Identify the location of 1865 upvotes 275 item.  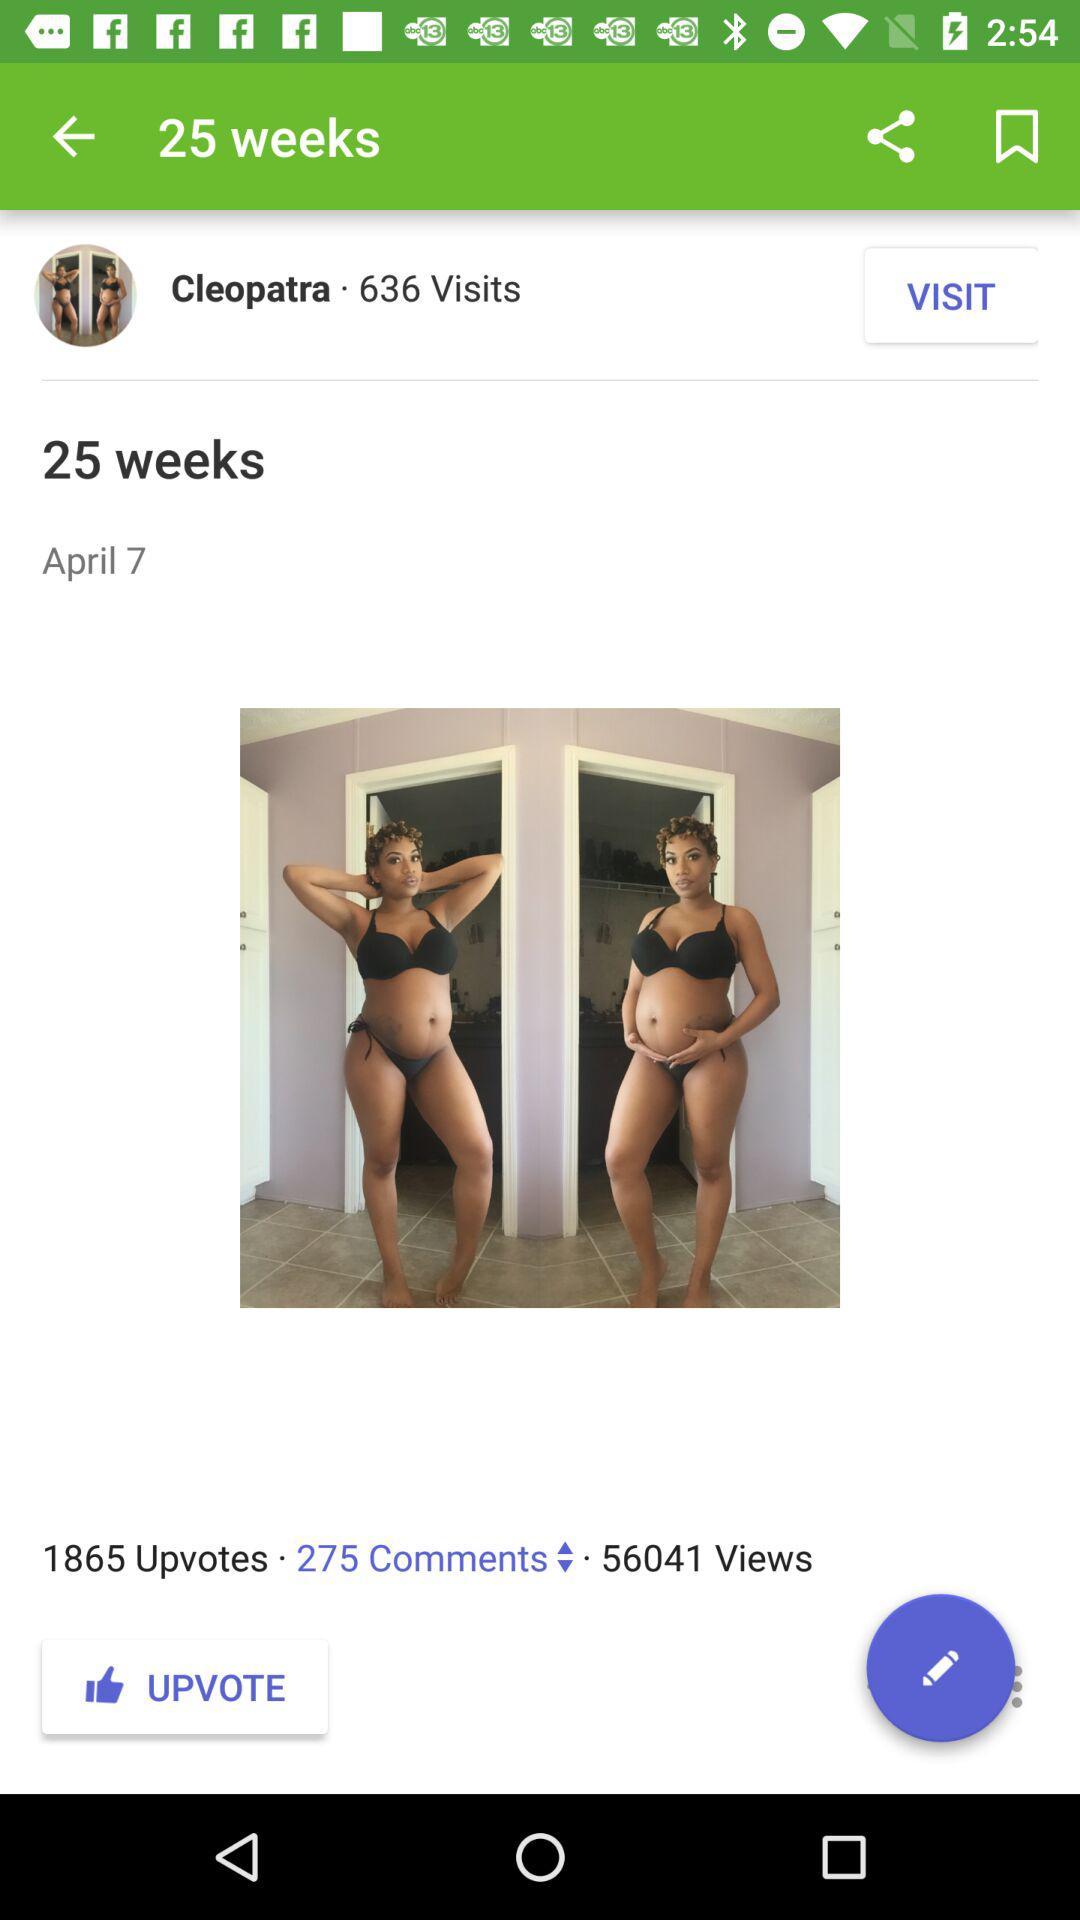
(540, 1555).